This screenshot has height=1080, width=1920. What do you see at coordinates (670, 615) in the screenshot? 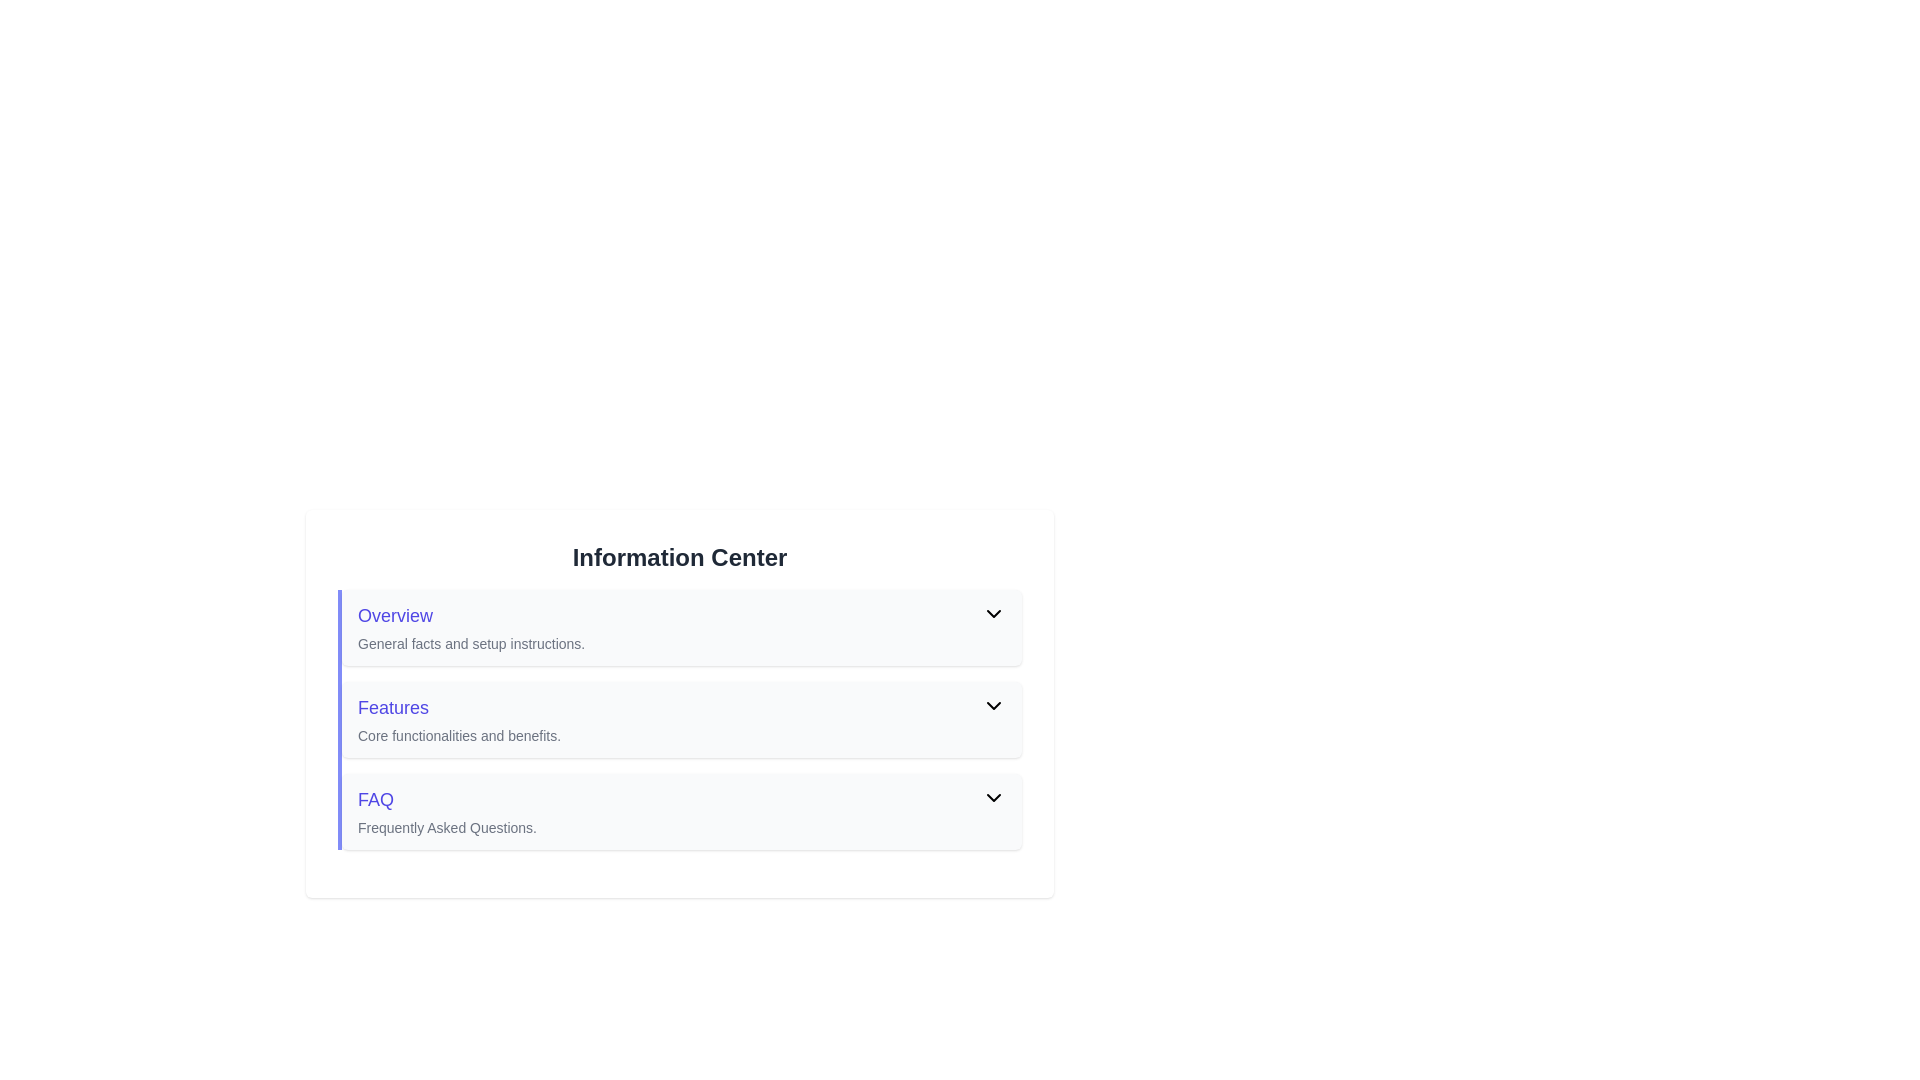
I see `the 'Overview' section header in the 'Information Center' list by moving the cursor to its location for keyboard-based navigation` at bounding box center [670, 615].